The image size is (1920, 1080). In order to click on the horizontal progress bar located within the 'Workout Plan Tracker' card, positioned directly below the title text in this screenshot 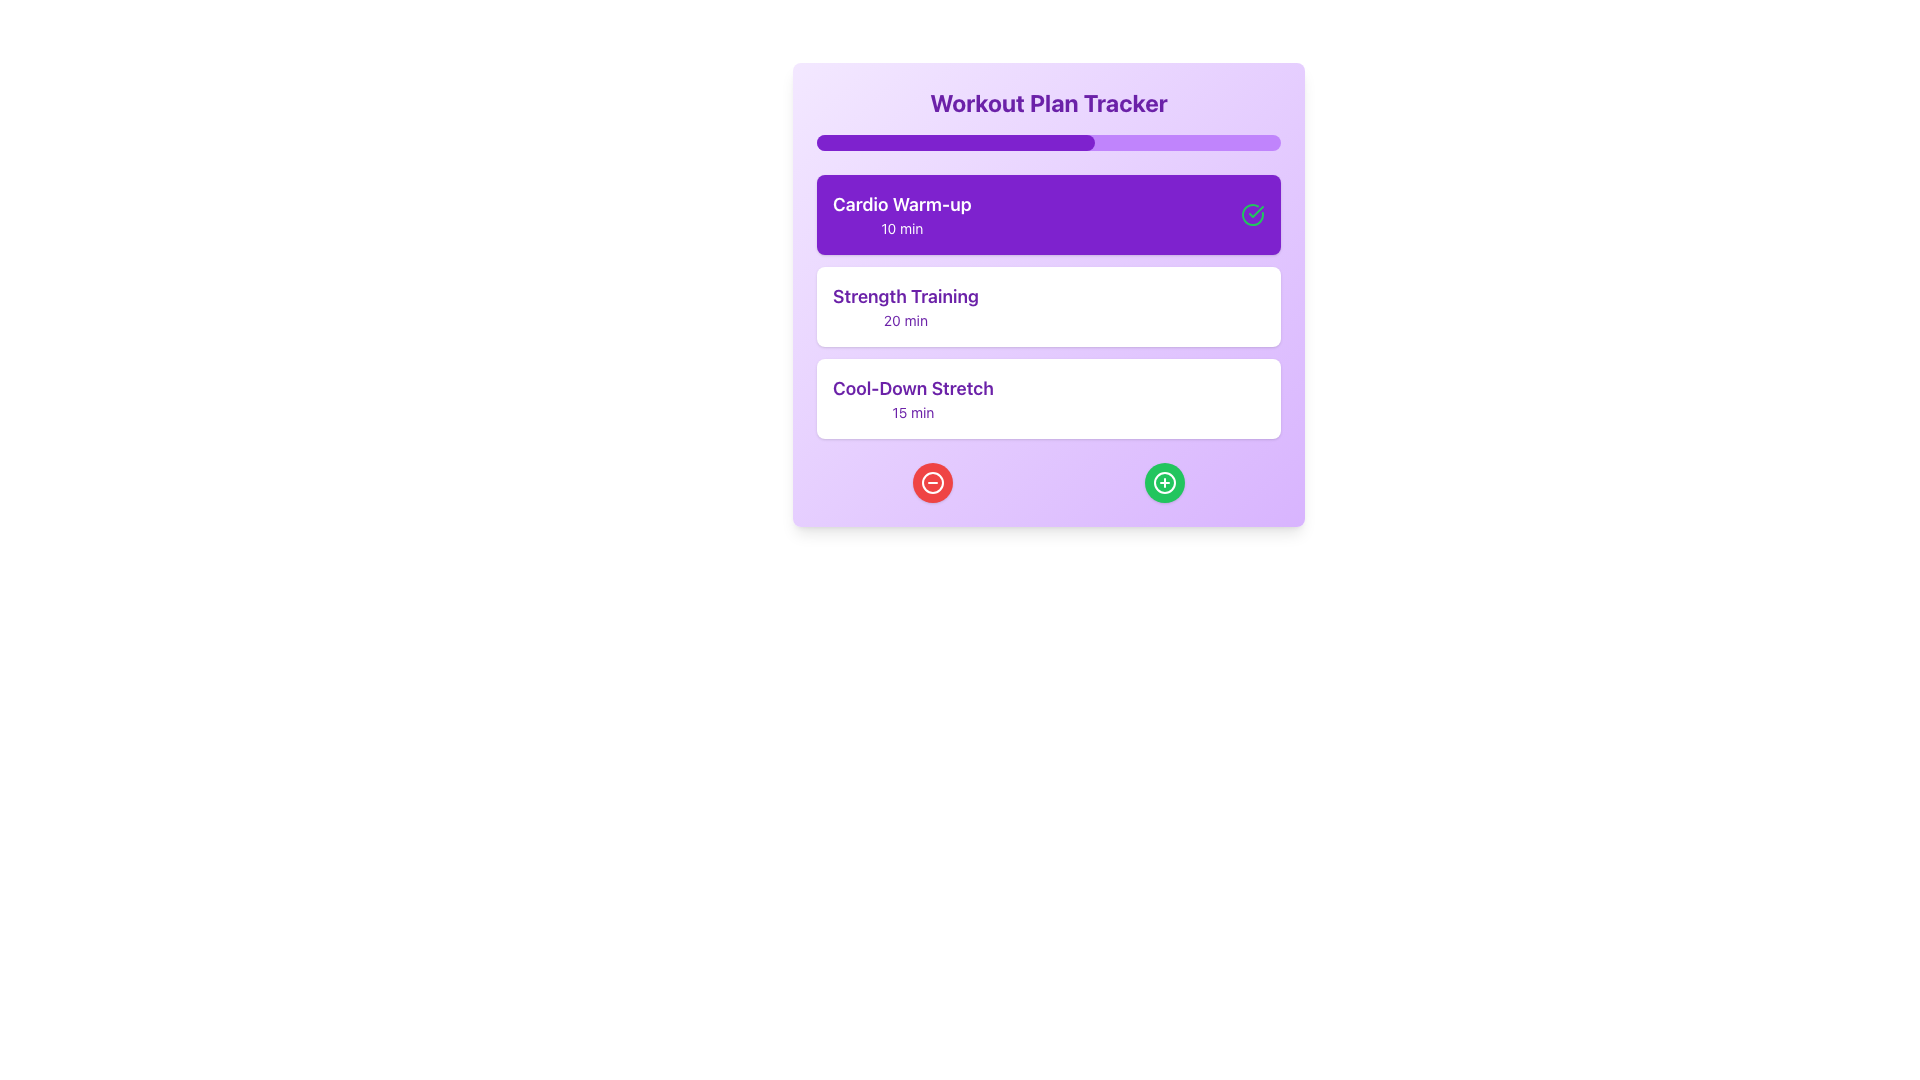, I will do `click(1048, 141)`.